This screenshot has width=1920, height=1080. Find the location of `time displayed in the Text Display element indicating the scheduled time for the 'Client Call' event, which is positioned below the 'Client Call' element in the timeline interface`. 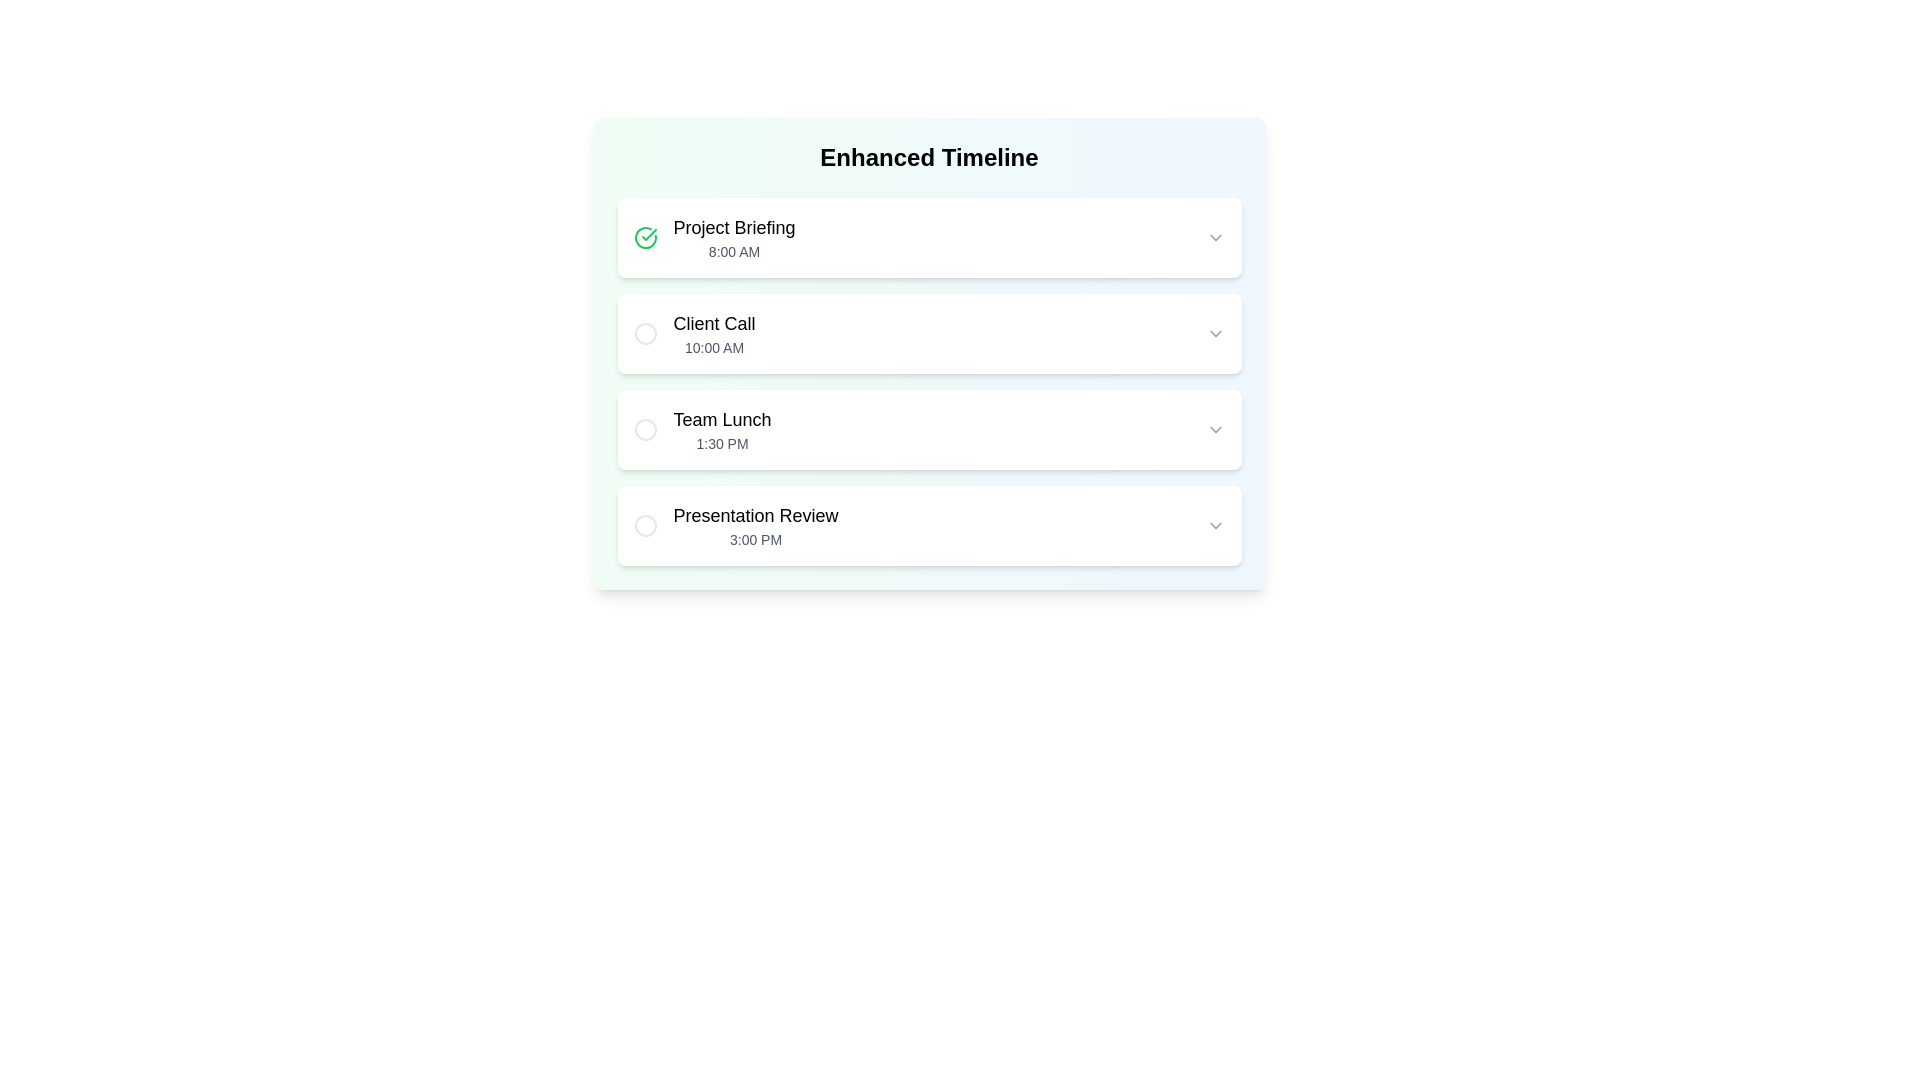

time displayed in the Text Display element indicating the scheduled time for the 'Client Call' event, which is positioned below the 'Client Call' element in the timeline interface is located at coordinates (714, 346).